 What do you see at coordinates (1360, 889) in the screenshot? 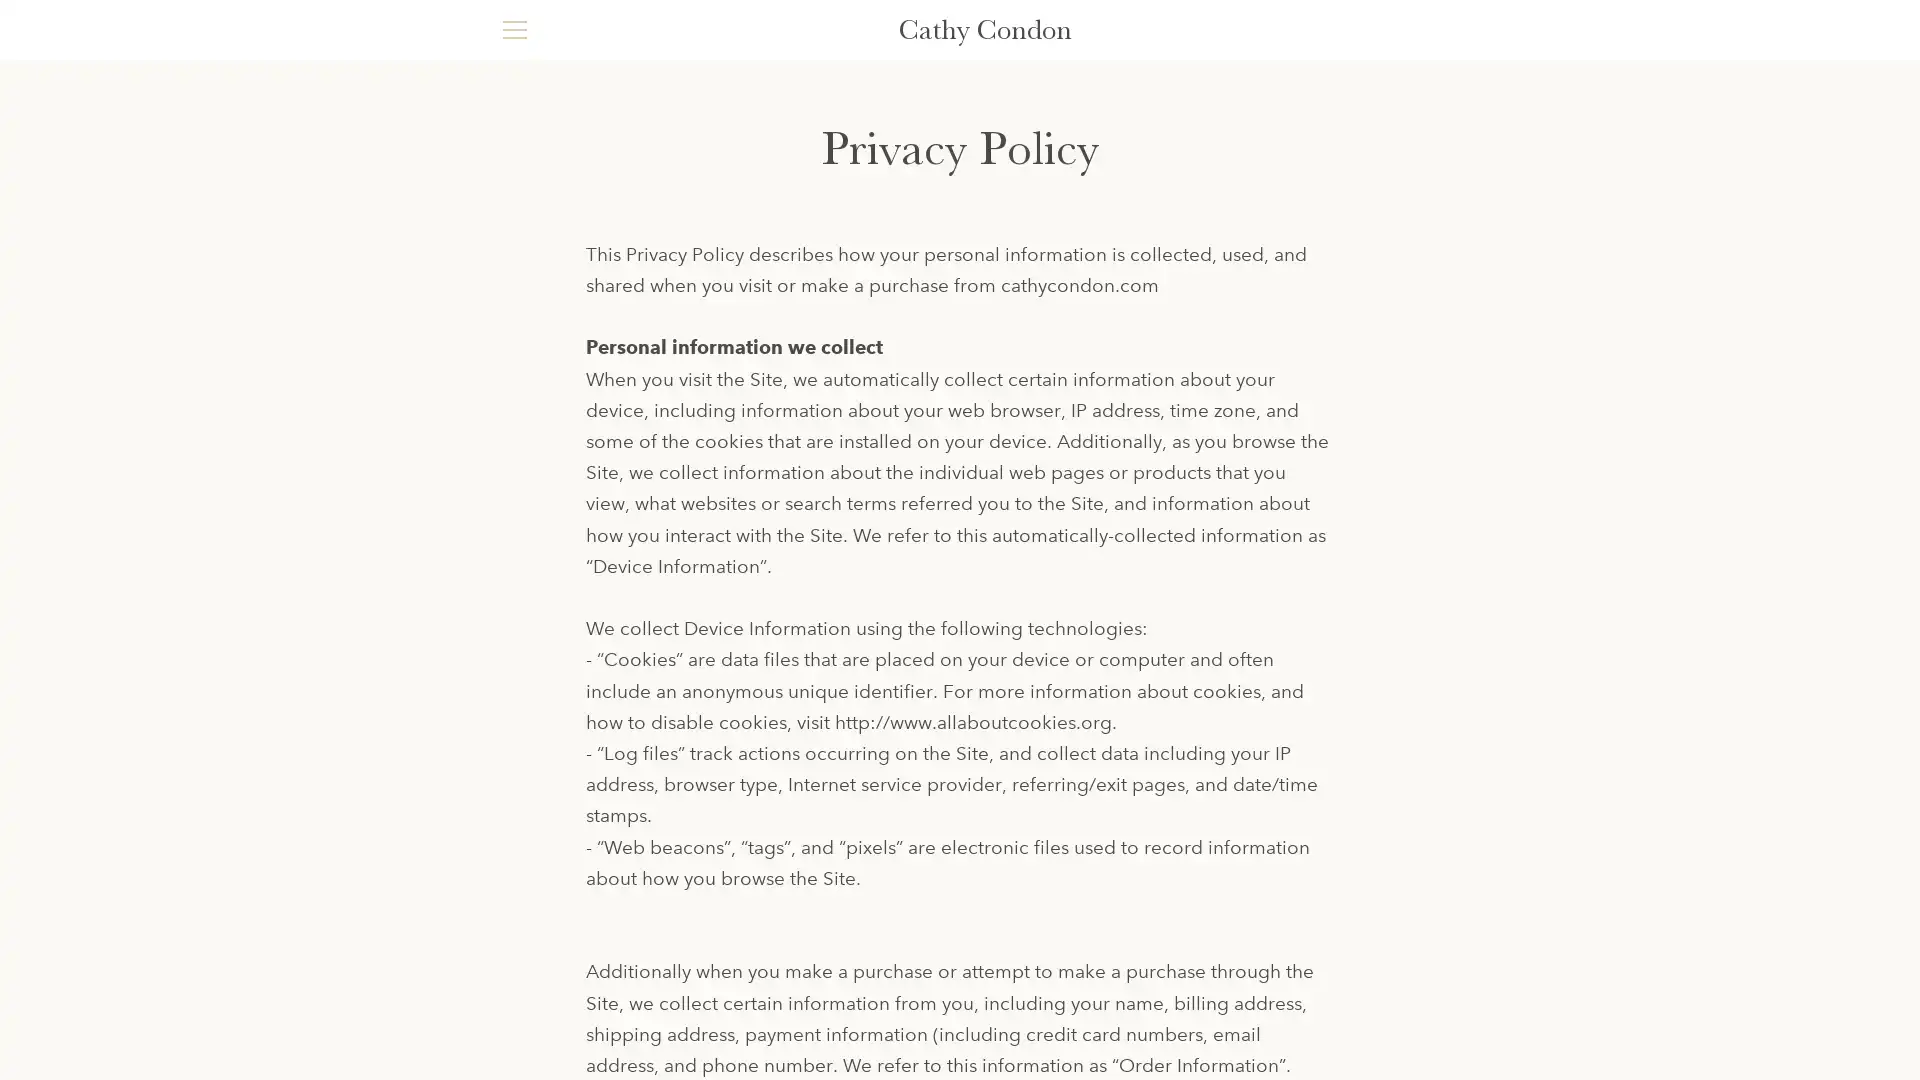
I see `SUBSCRIBE` at bounding box center [1360, 889].